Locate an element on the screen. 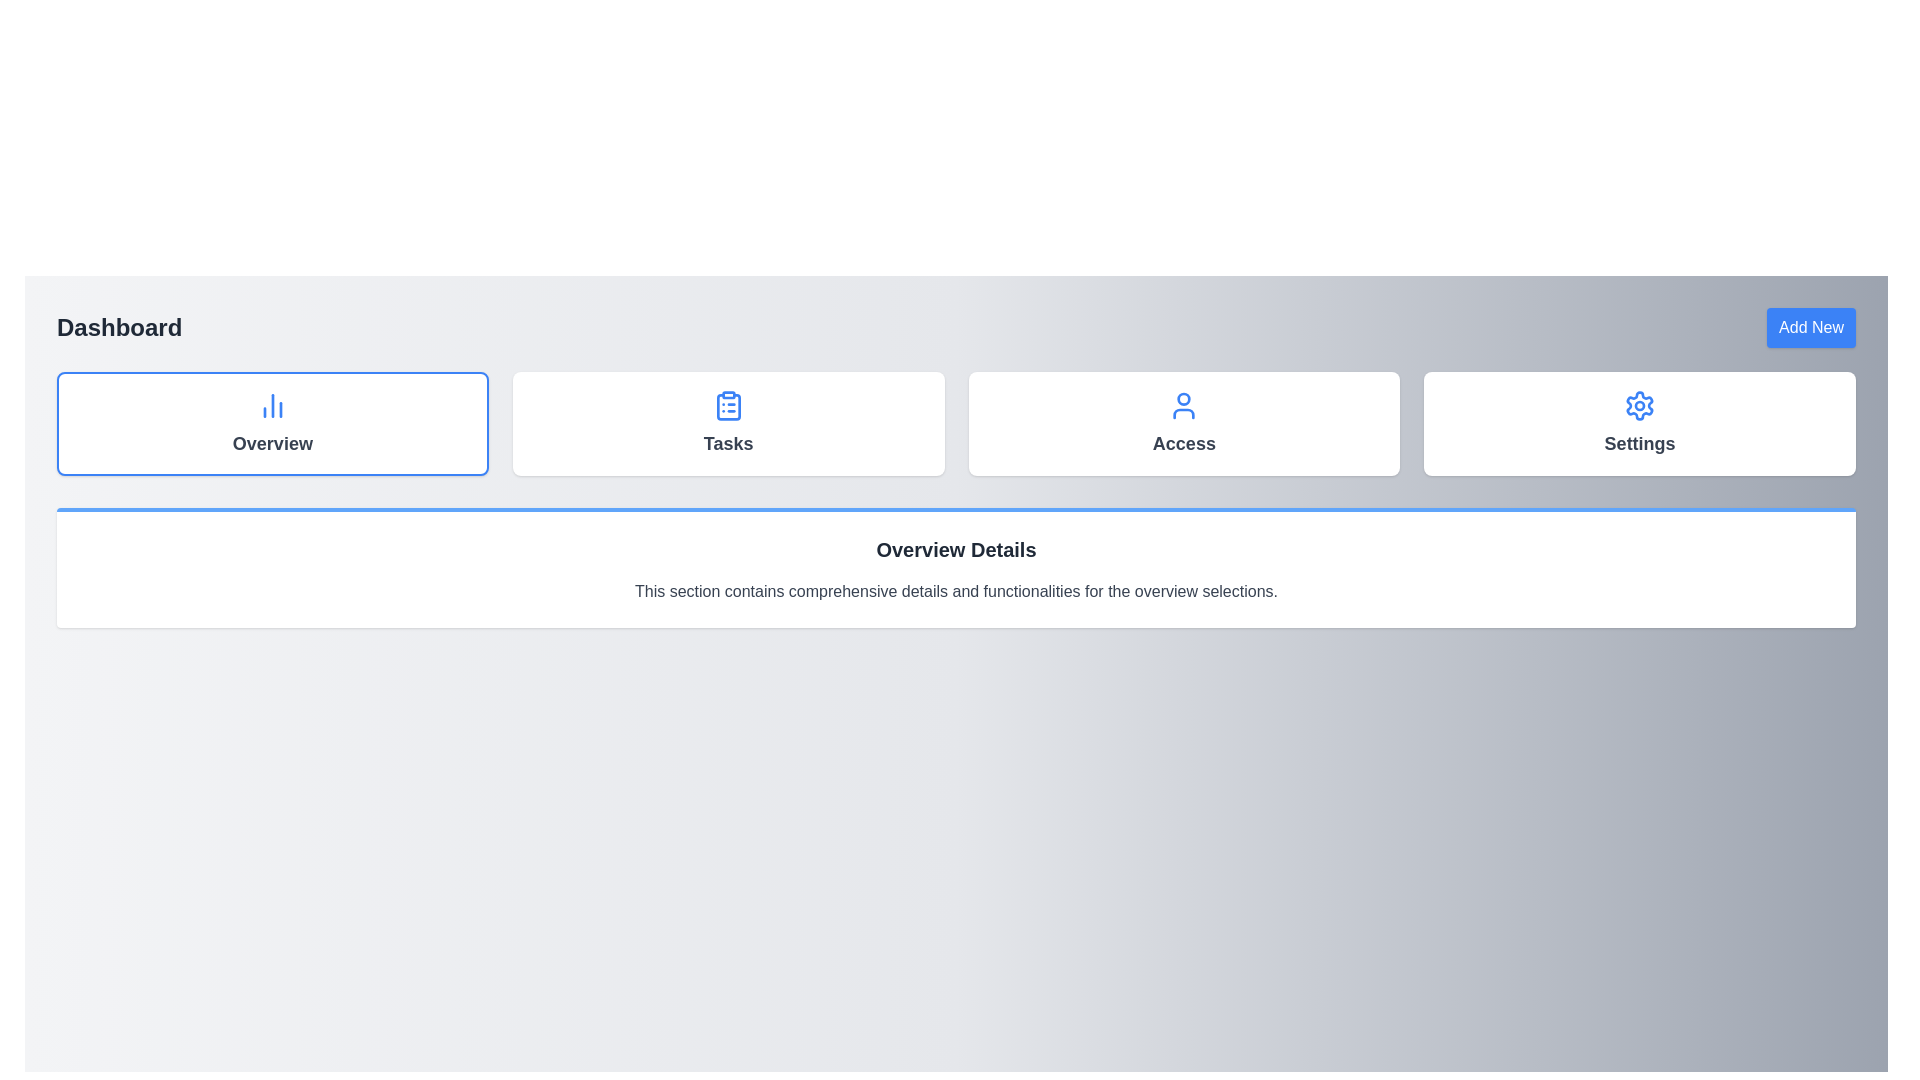 The width and height of the screenshot is (1920, 1080). the 'Overview' text label located in the first card of the Dashboard section, which is centered beneath a blue bar chart icon is located at coordinates (271, 442).